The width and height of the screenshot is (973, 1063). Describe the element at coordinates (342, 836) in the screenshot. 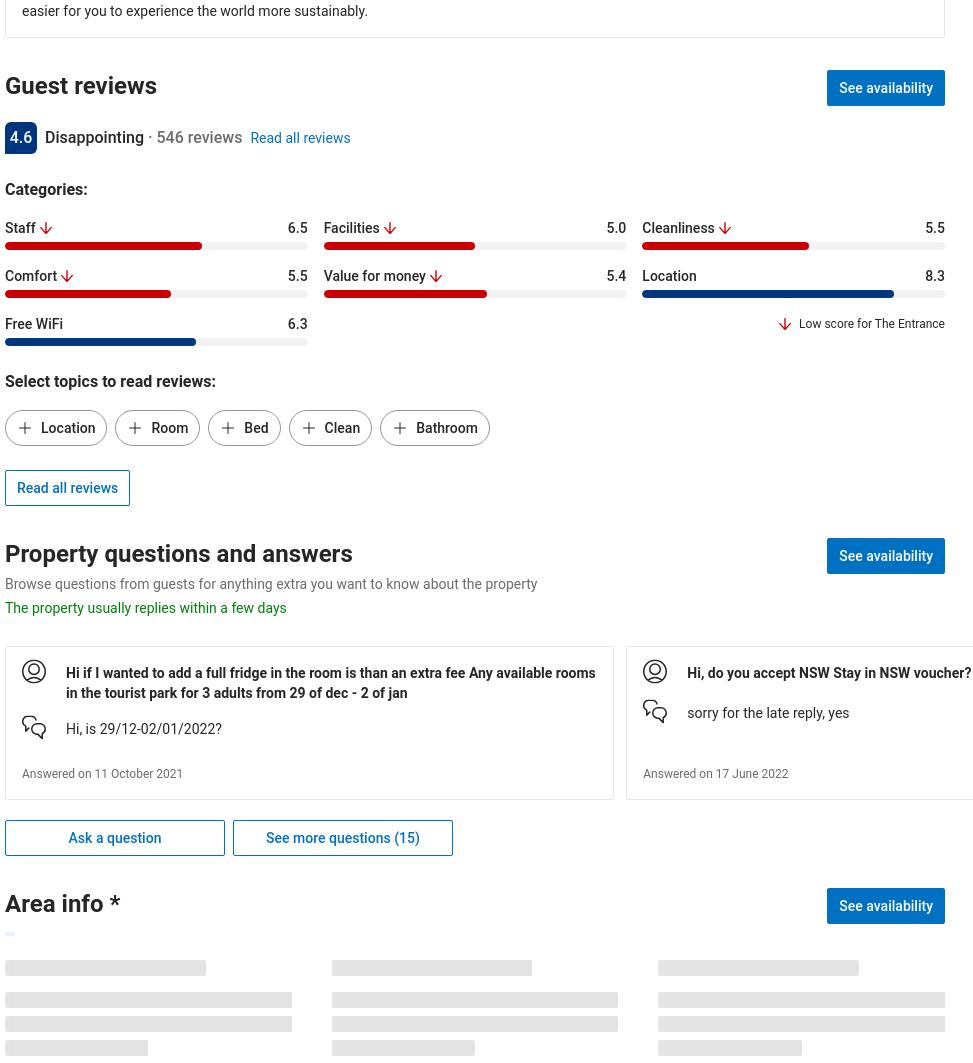

I see `'See more questions (15)'` at that location.